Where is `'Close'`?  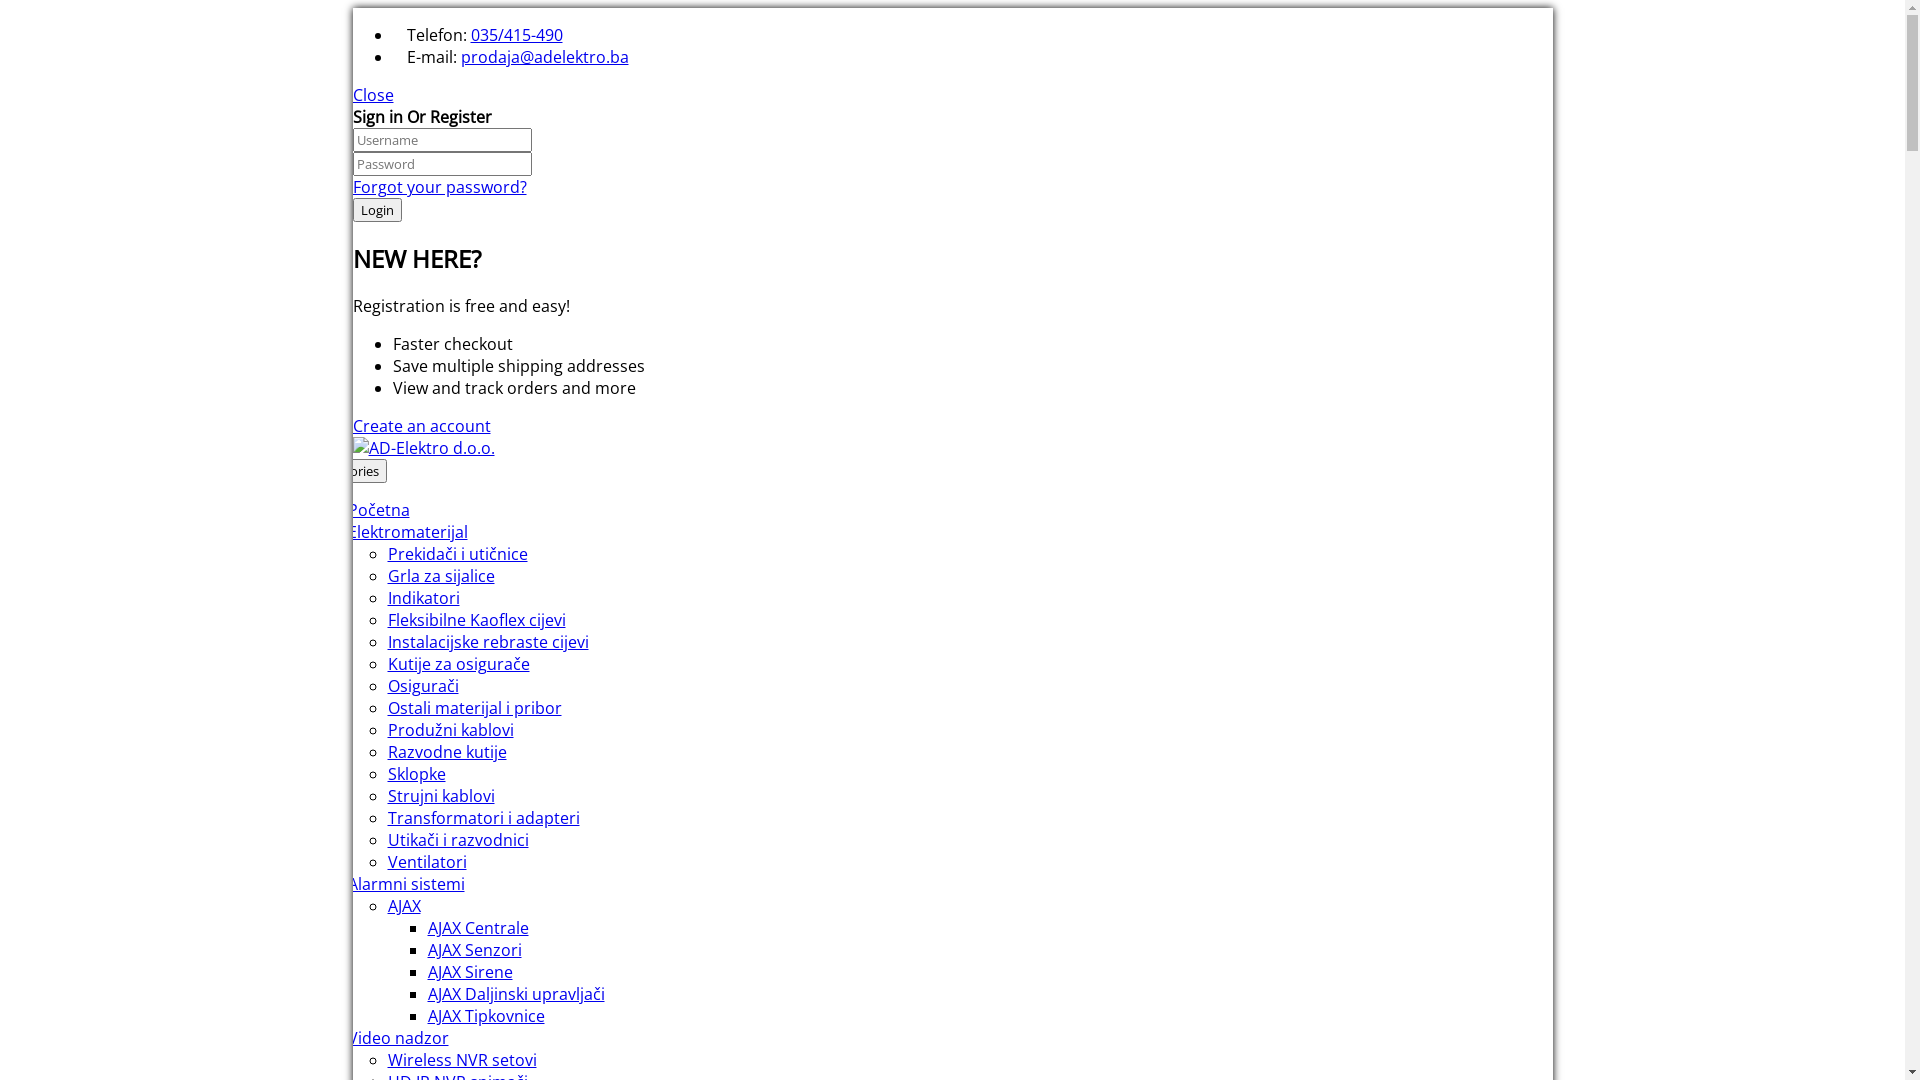
'Close' is located at coordinates (372, 95).